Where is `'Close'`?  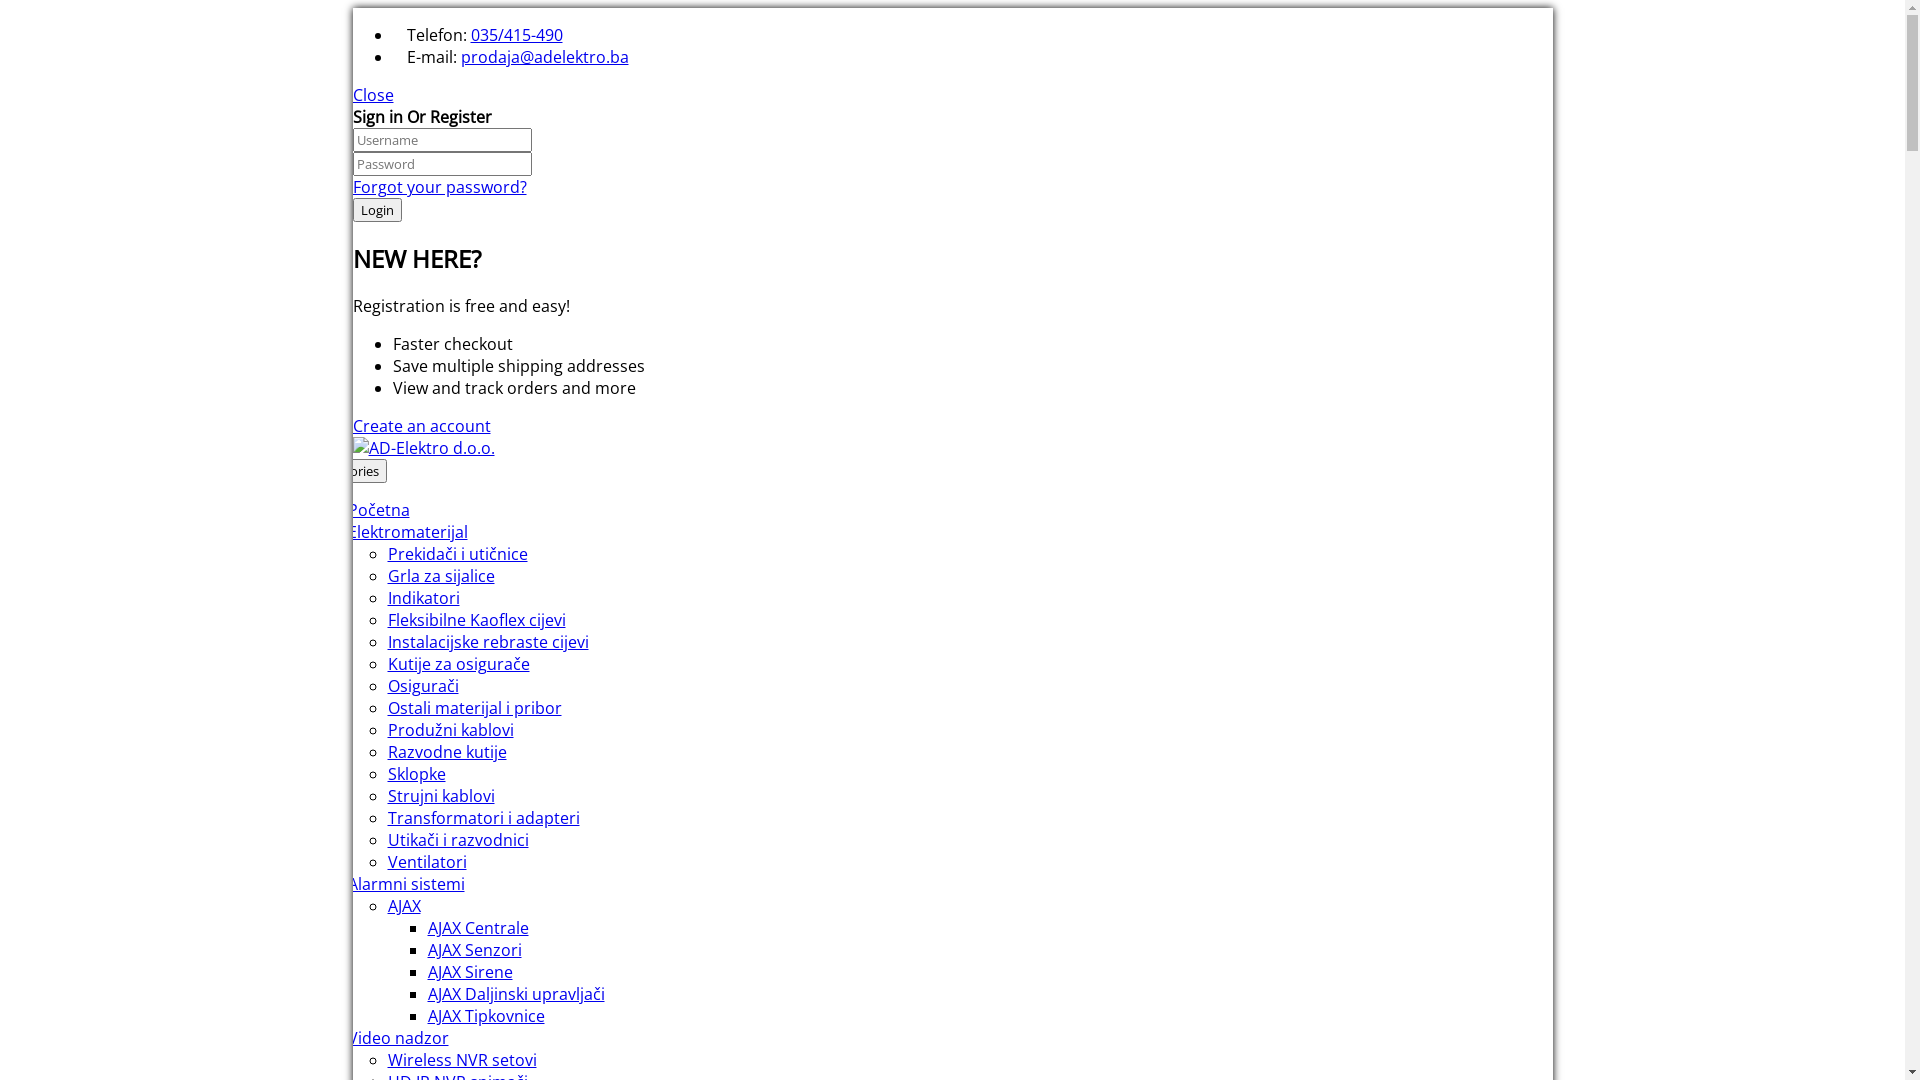
'Close' is located at coordinates (372, 95).